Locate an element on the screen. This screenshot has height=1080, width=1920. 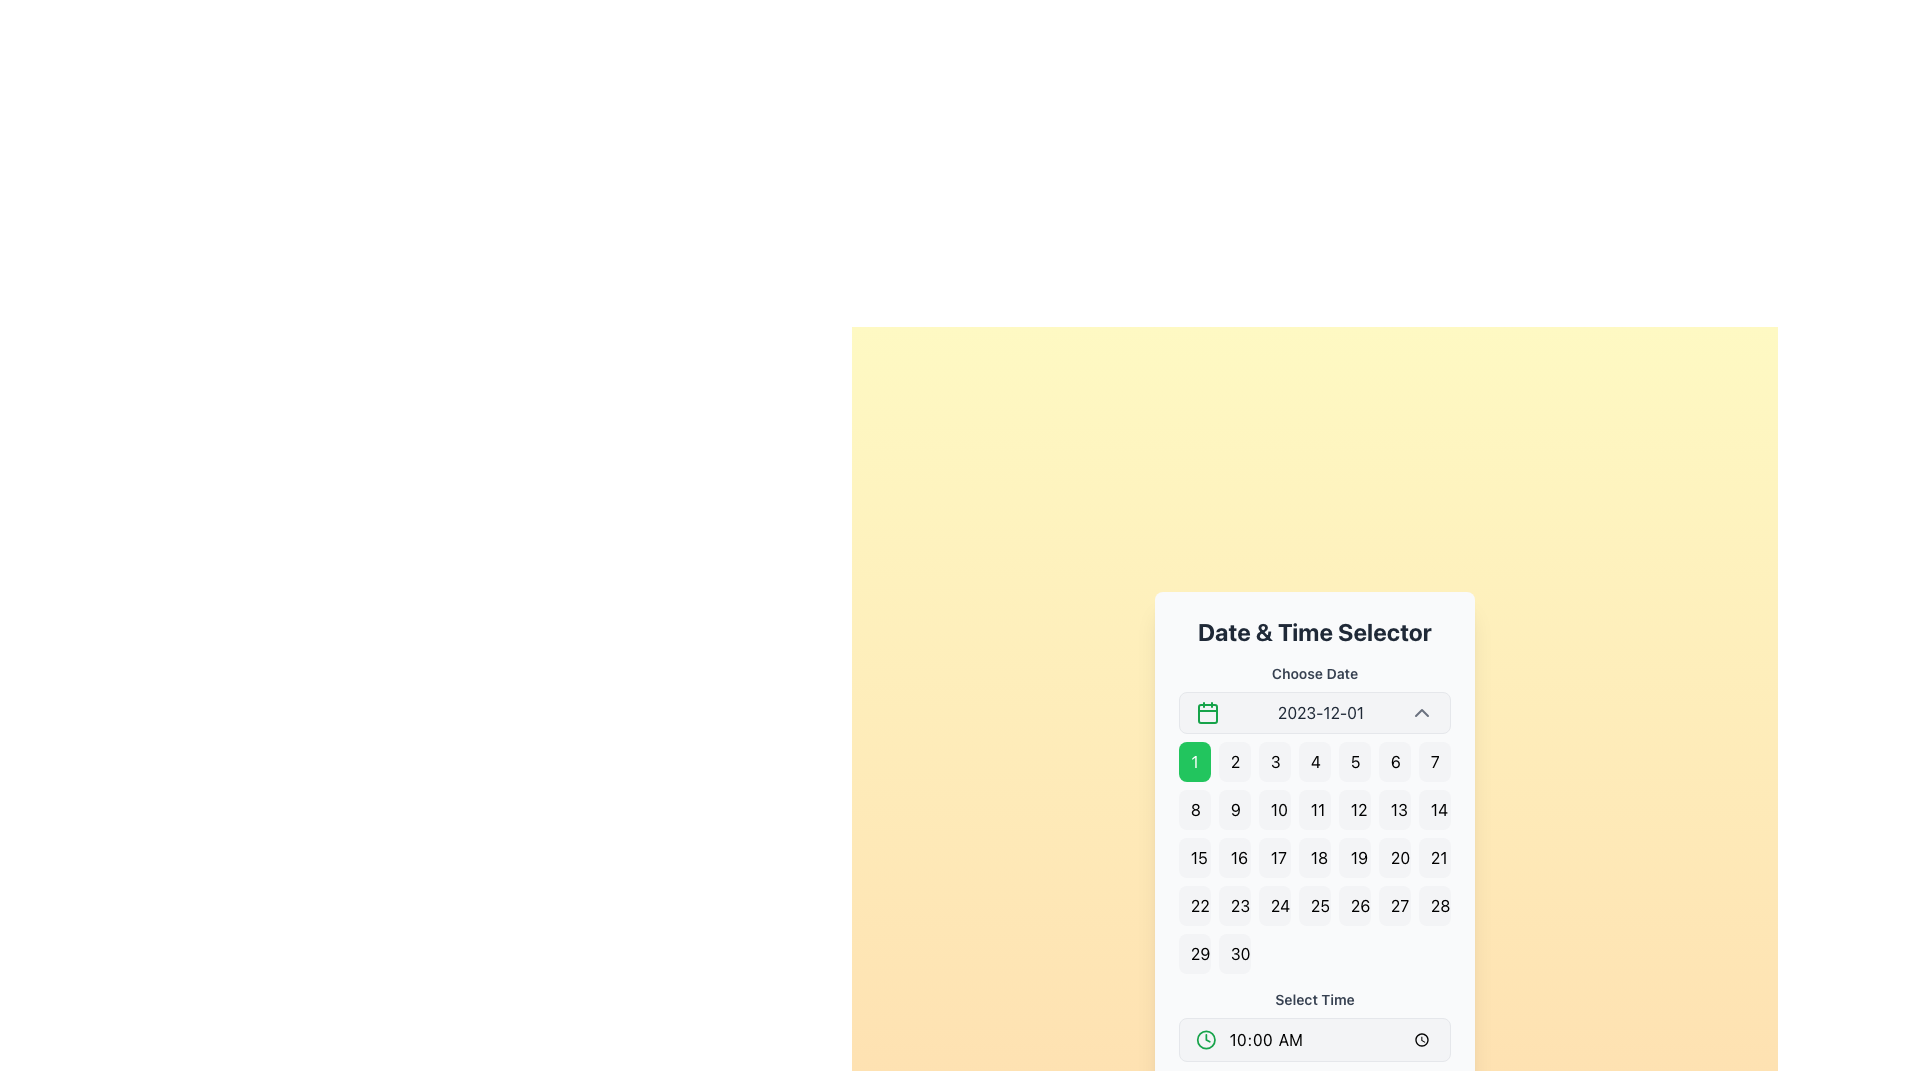
displayed date from the Date Display Field, which has a light gray background, a green calendar icon on the left, and shows '2023-12-01' in the center is located at coordinates (1315, 712).